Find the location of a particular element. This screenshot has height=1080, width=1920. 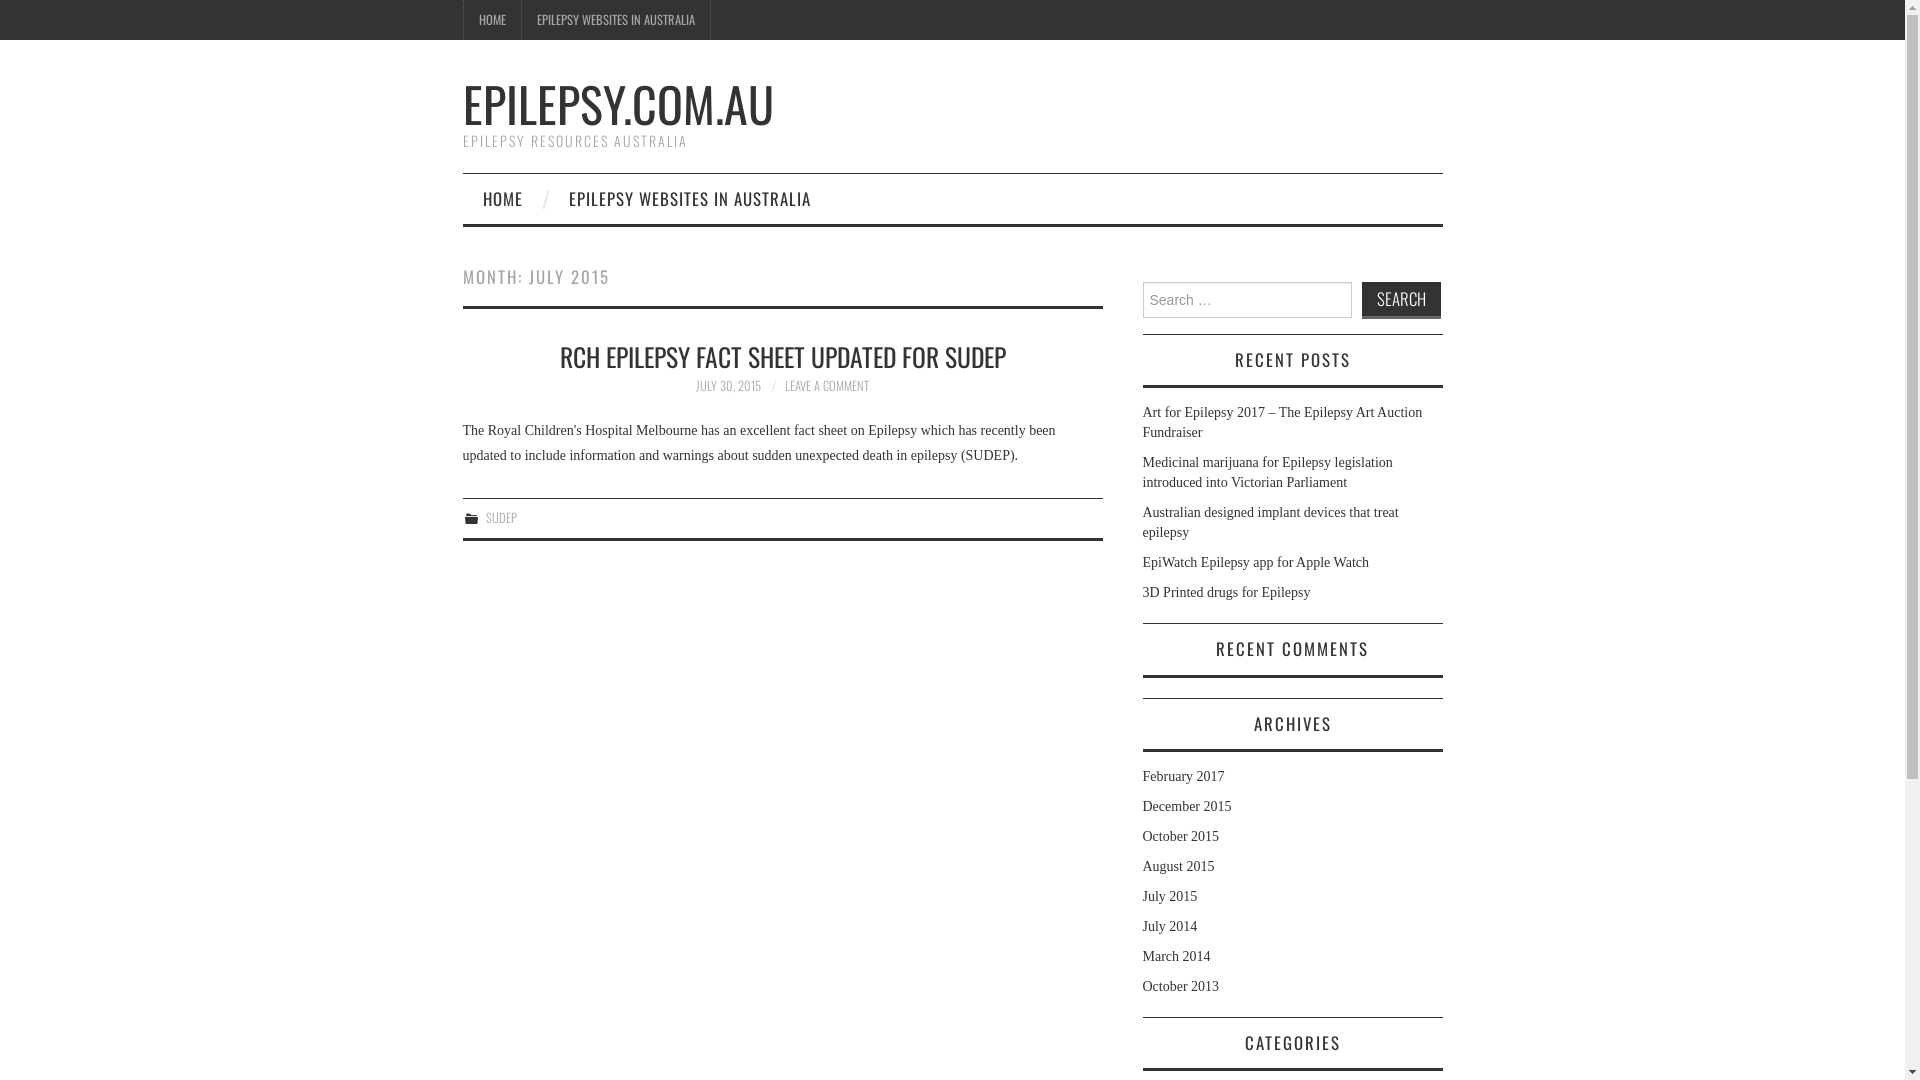

'Search for:' is located at coordinates (1245, 300).